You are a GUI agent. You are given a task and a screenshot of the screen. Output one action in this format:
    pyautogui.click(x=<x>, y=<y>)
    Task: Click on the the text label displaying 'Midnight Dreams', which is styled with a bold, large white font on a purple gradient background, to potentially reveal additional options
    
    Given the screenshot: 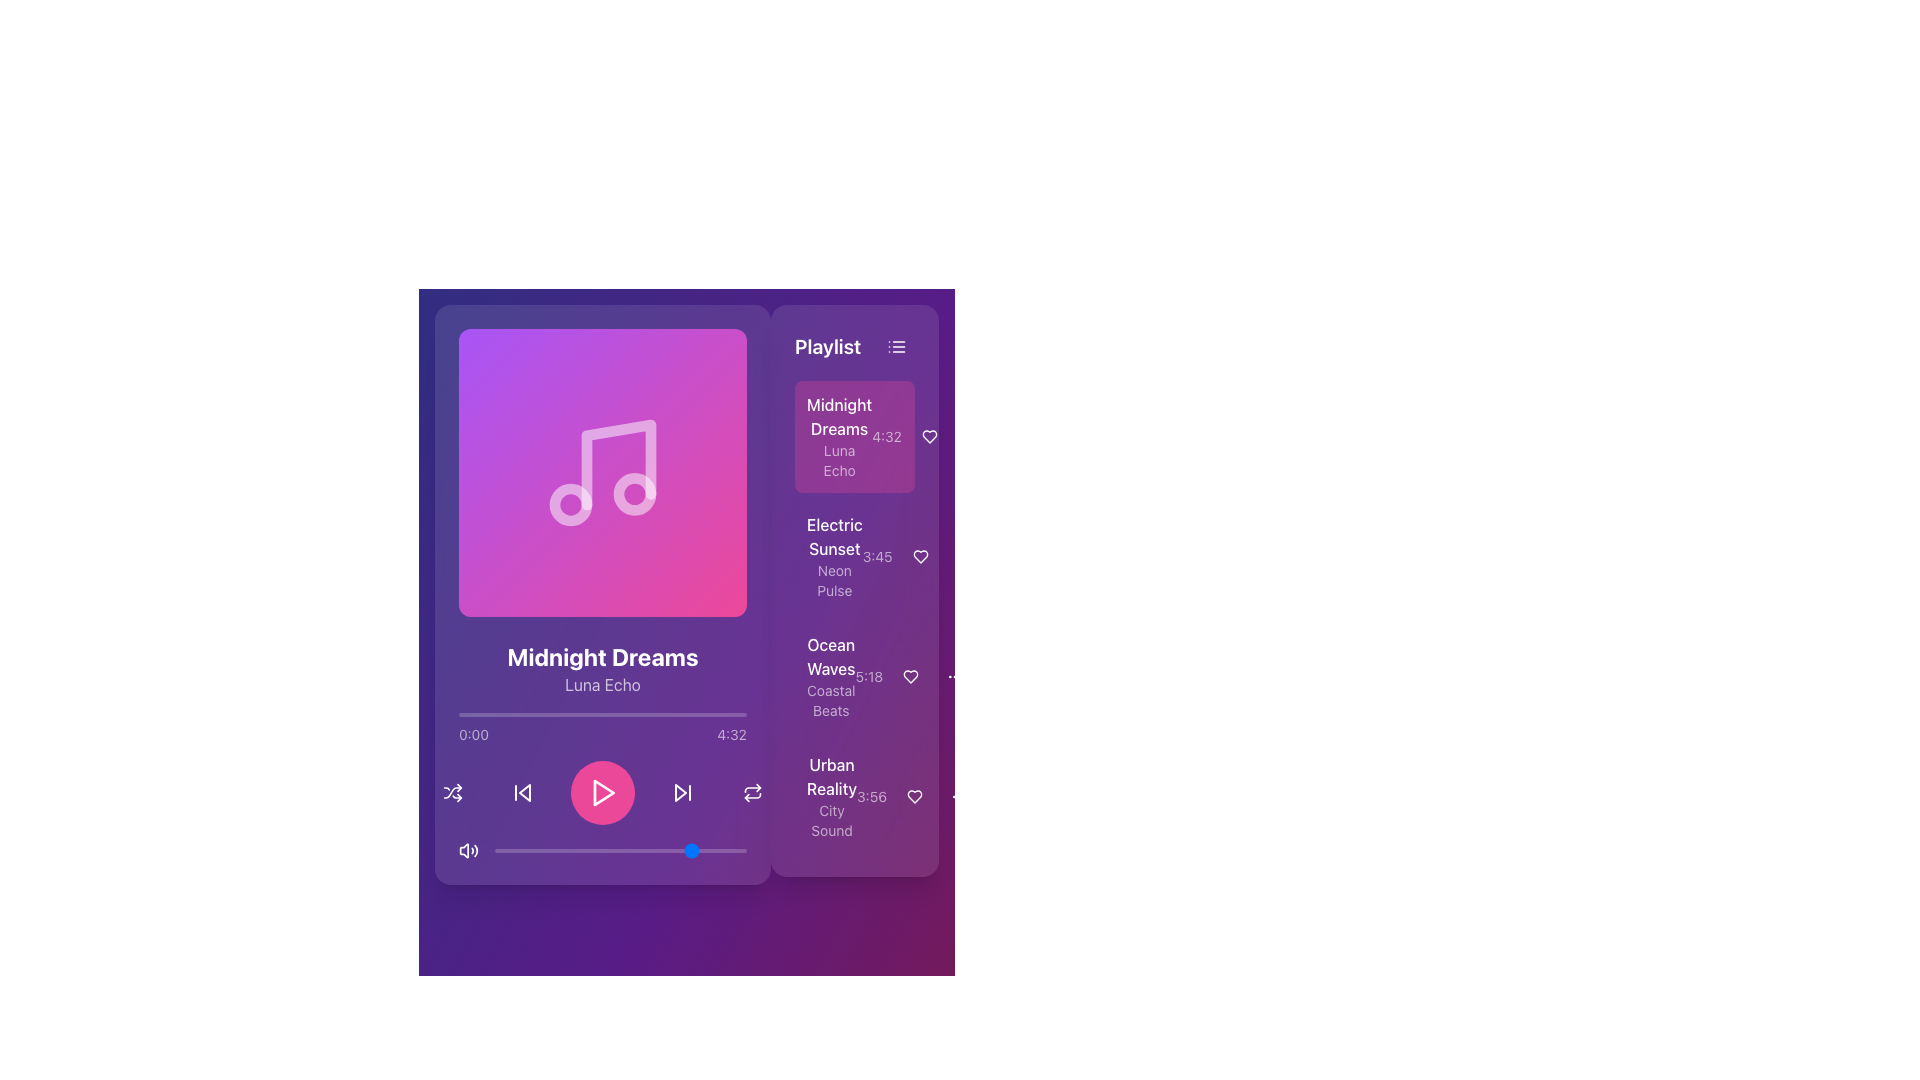 What is the action you would take?
    pyautogui.click(x=602, y=656)
    